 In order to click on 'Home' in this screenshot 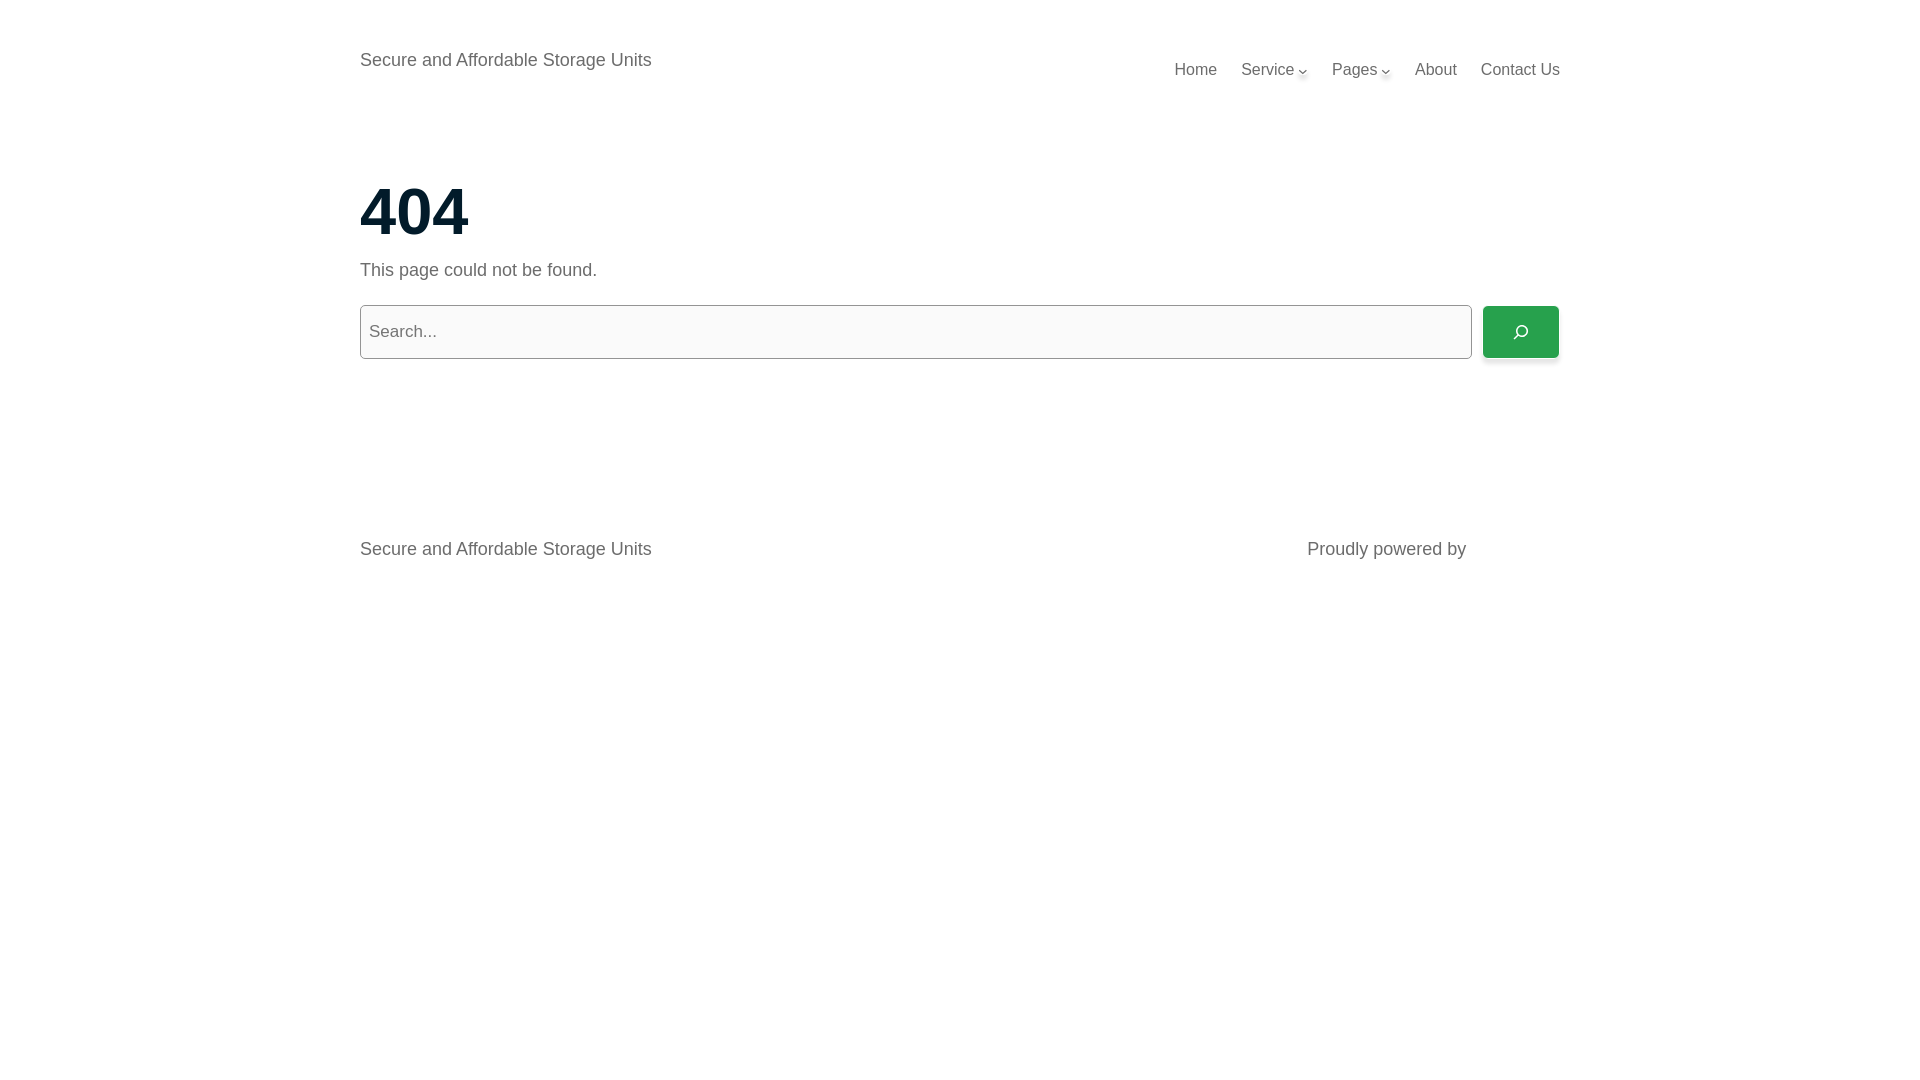, I will do `click(1195, 69)`.